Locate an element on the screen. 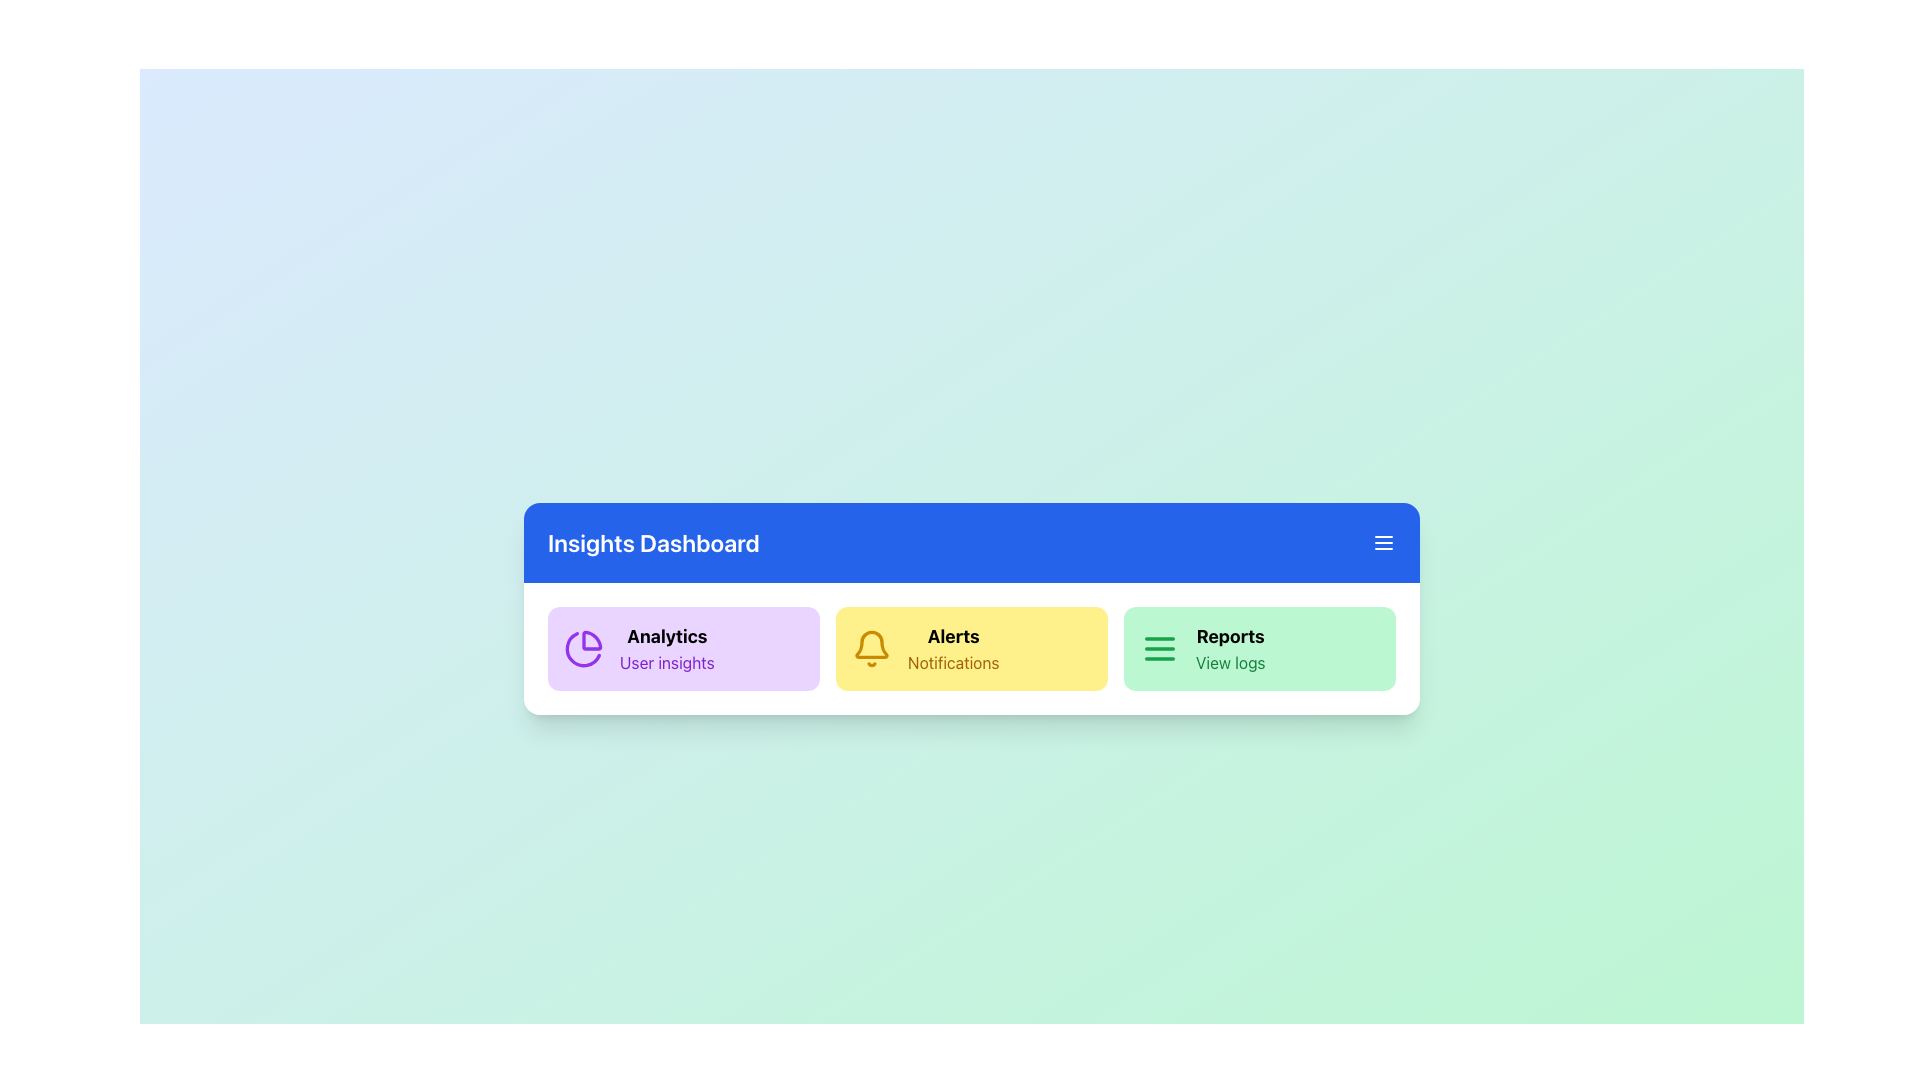 The width and height of the screenshot is (1920, 1080). the 'Reports' menu icon located at the leftmost side of the 'Reports' section of the dashboard is located at coordinates (1160, 648).